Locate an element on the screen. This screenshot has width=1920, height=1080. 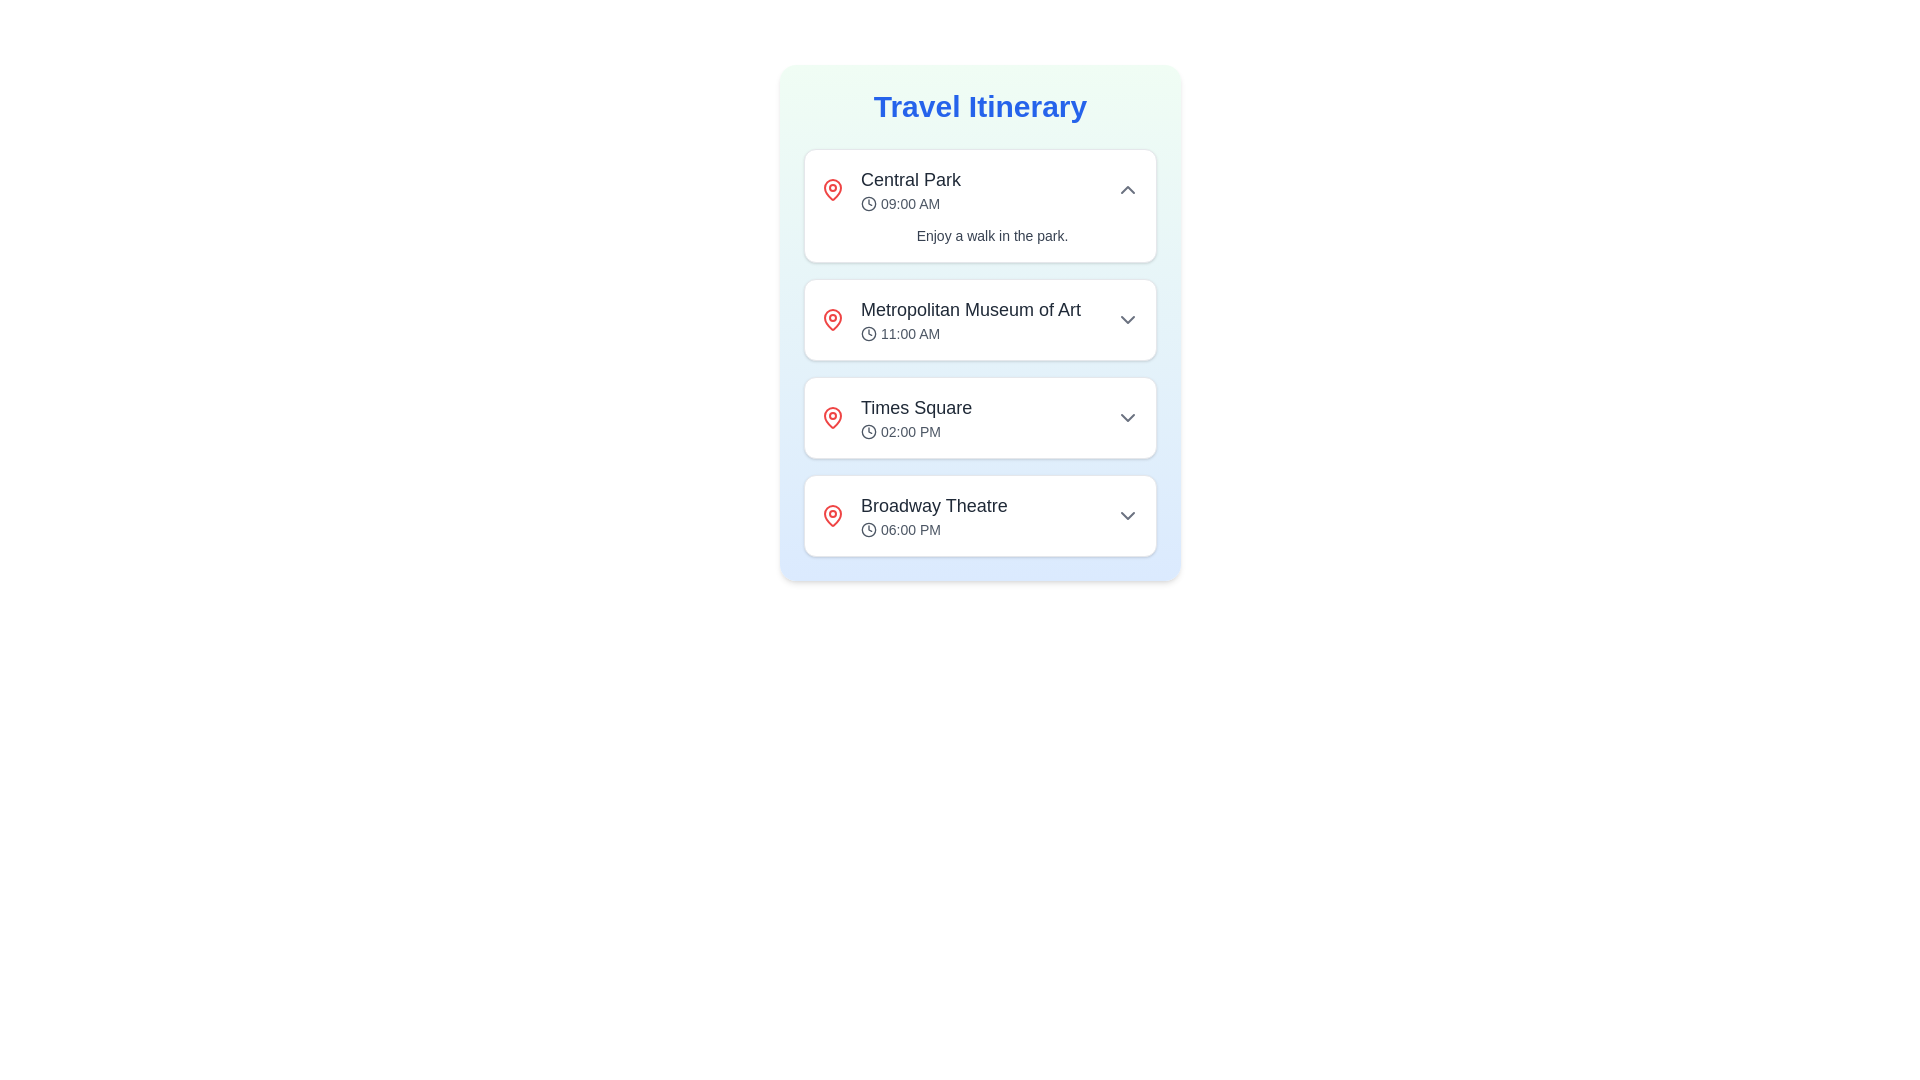
the itinerary entry displaying 'Central Park' with the time '09:00 AM' and a clock icon, located at the top of the list beneath 'Travel Itinerary' is located at coordinates (910, 189).